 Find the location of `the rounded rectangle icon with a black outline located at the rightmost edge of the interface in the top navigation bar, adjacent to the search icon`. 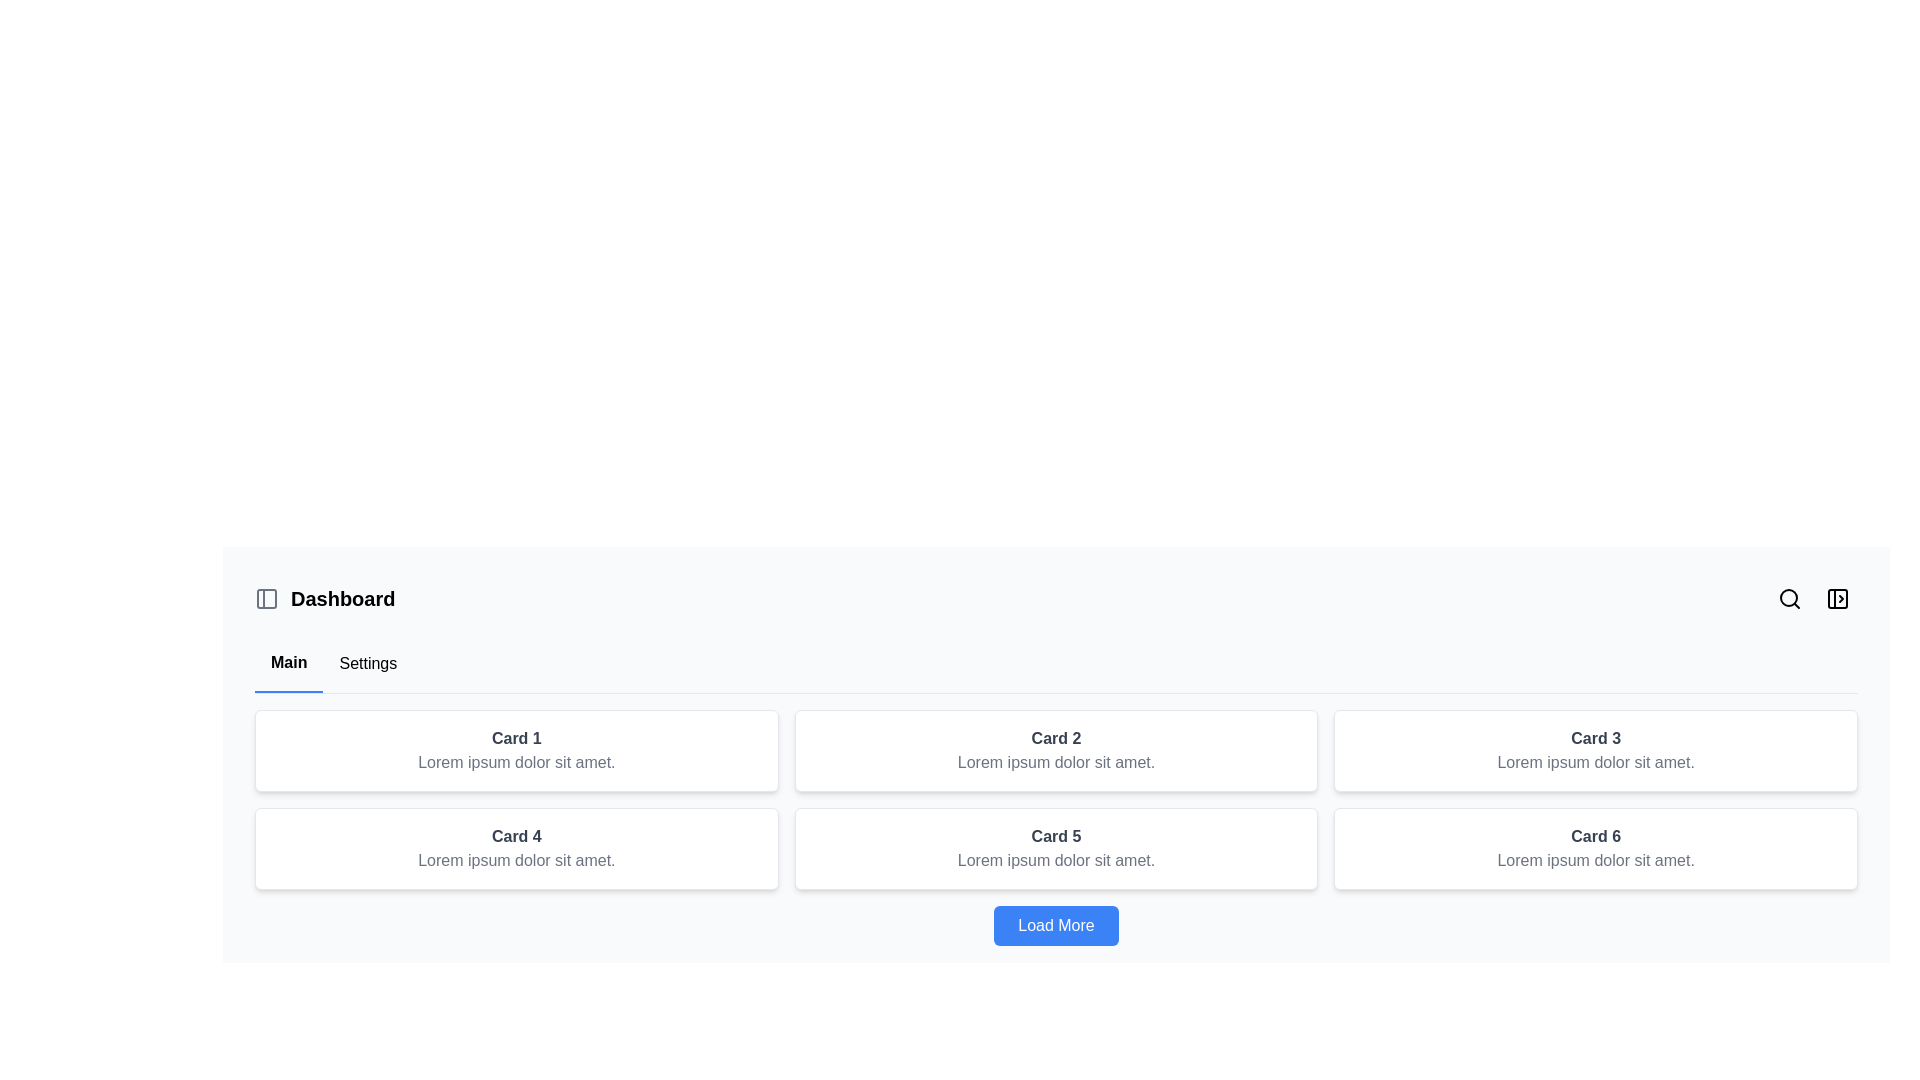

the rounded rectangle icon with a black outline located at the rightmost edge of the interface in the top navigation bar, adjacent to the search icon is located at coordinates (1838, 597).